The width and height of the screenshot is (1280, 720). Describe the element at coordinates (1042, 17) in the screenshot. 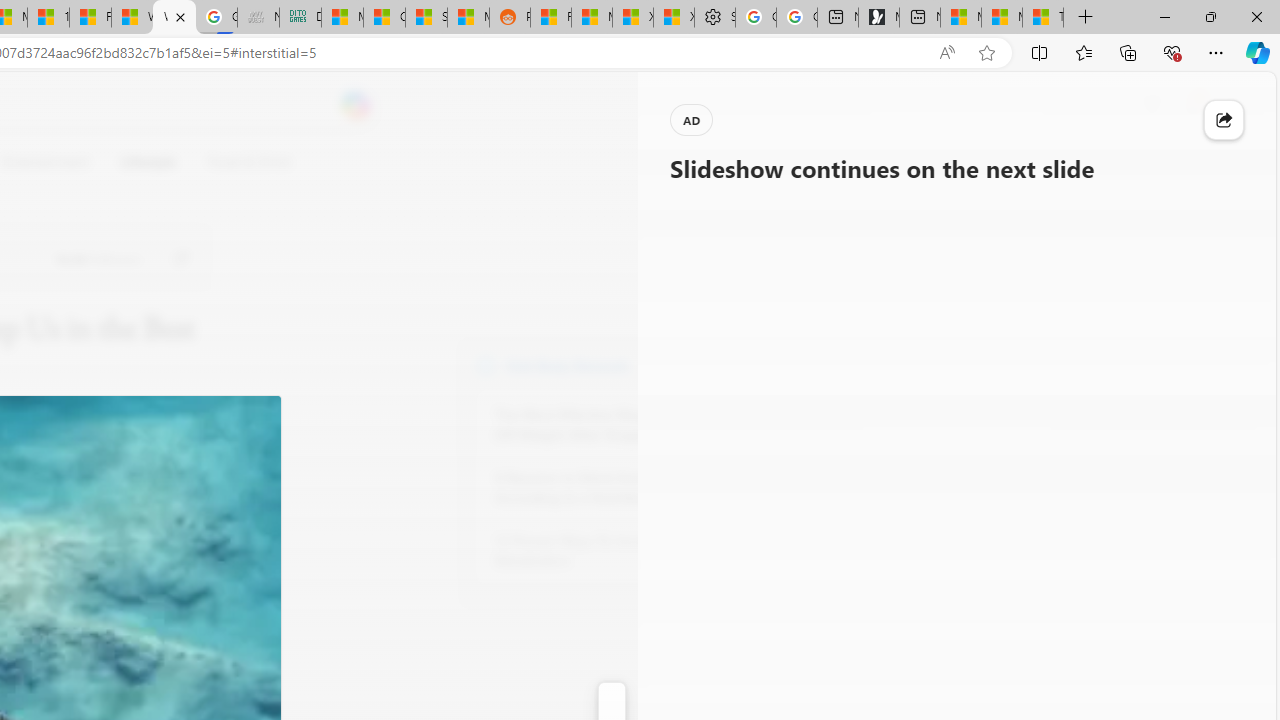

I see `'These 3 Stocks Pay You More Than 5% to Own Them'` at that location.